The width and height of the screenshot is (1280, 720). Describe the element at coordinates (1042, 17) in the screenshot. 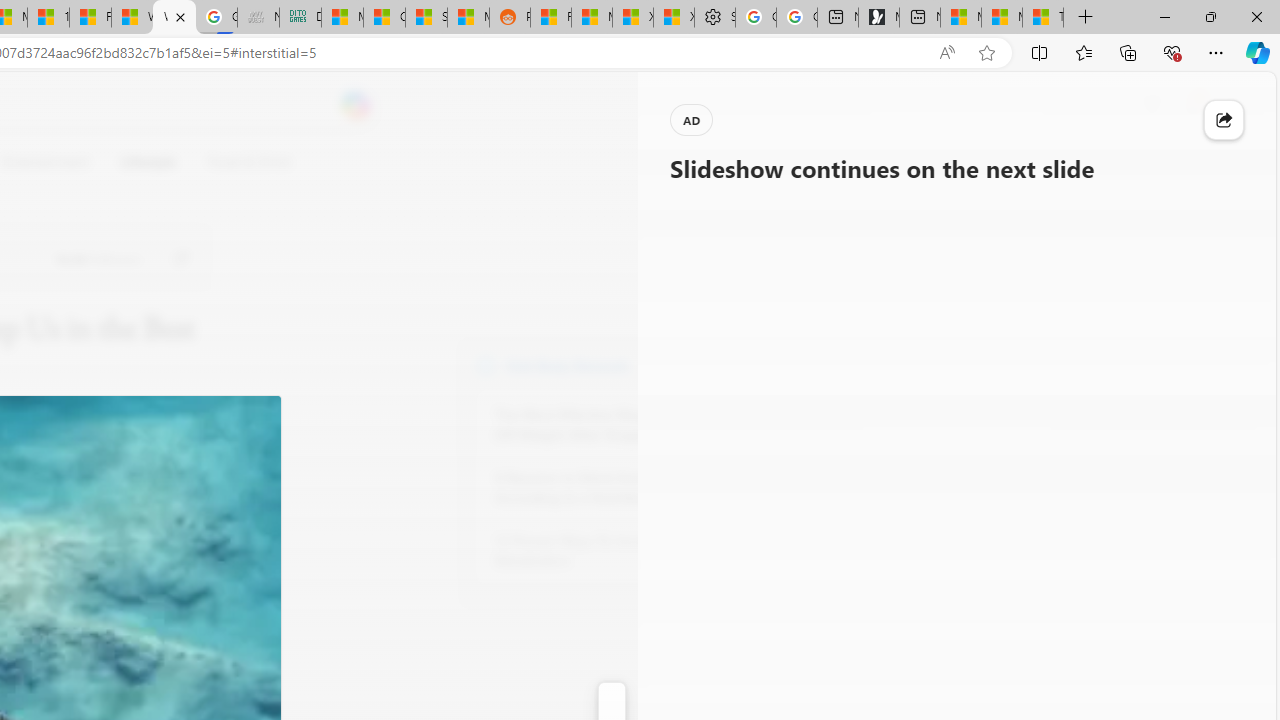

I see `'These 3 Stocks Pay You More Than 5% to Own Them'` at that location.